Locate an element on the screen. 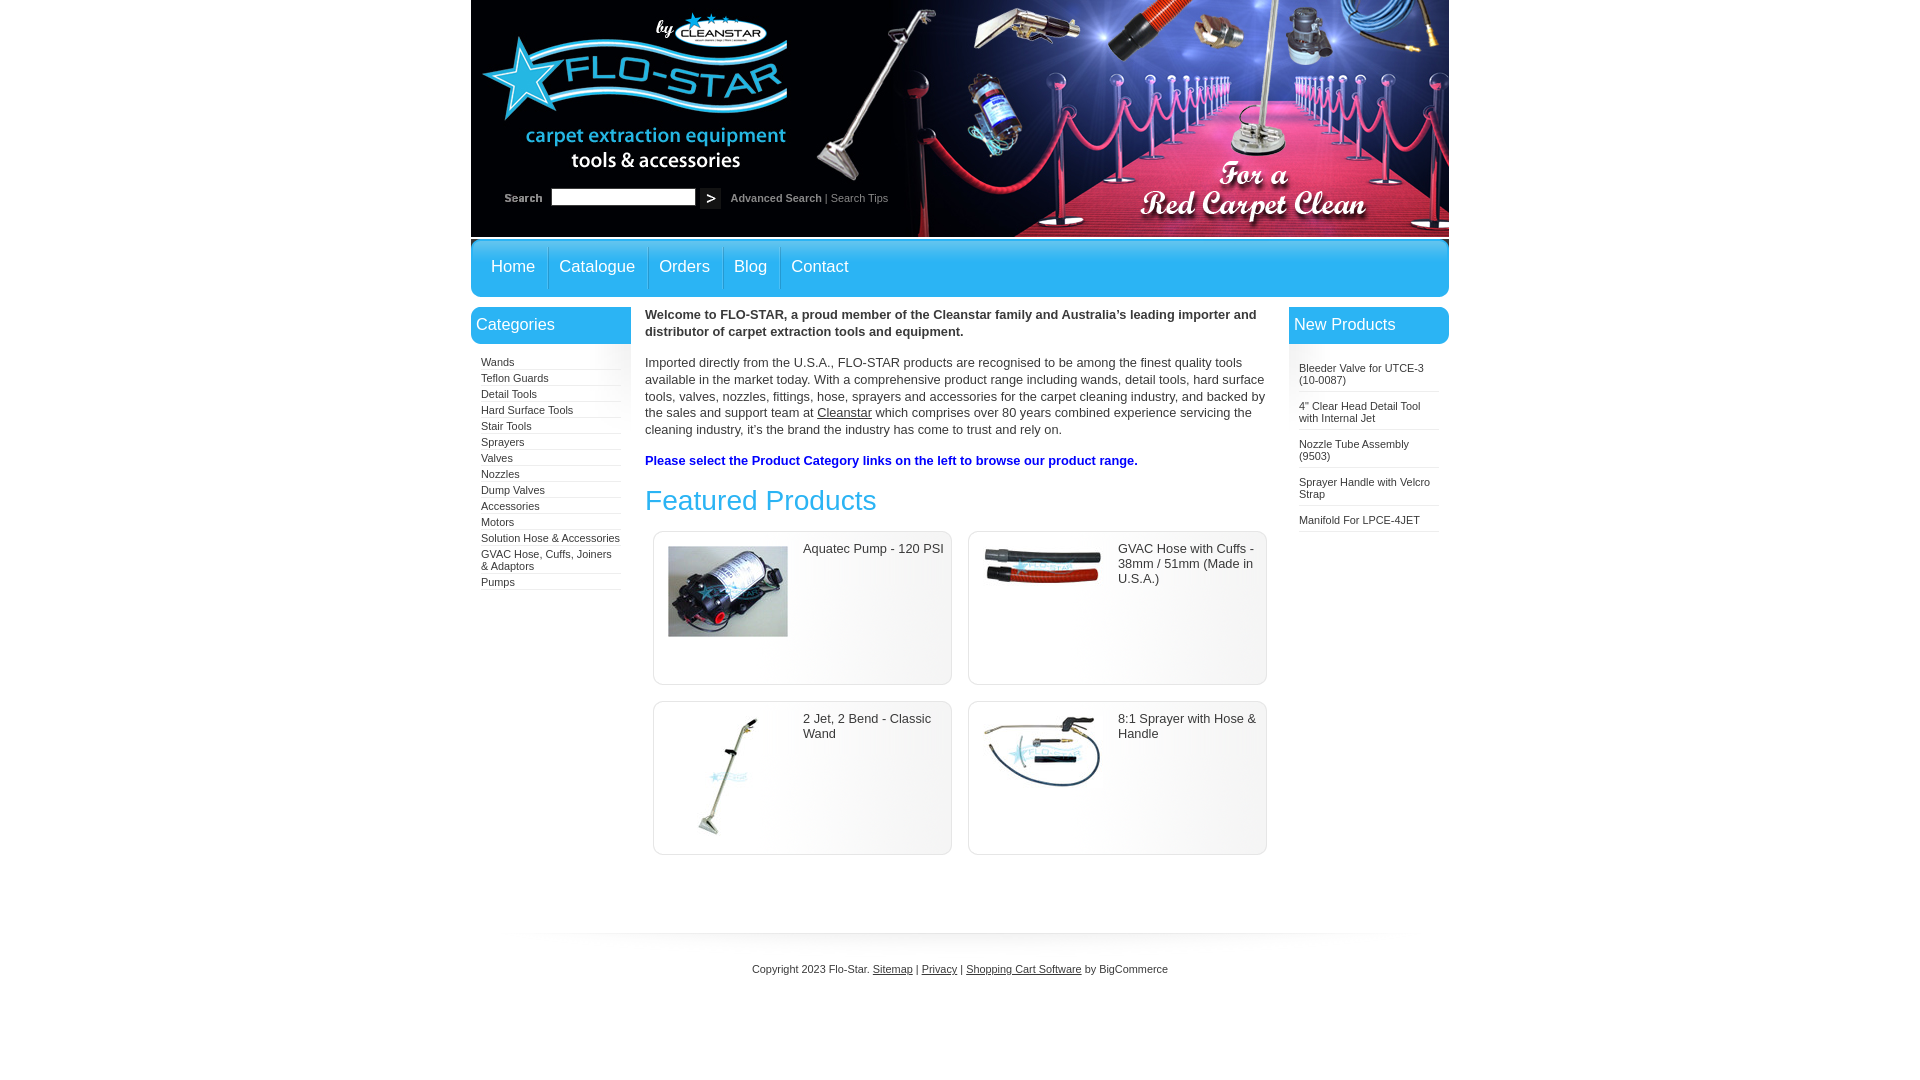 This screenshot has width=1920, height=1080. 'Blog' is located at coordinates (749, 266).